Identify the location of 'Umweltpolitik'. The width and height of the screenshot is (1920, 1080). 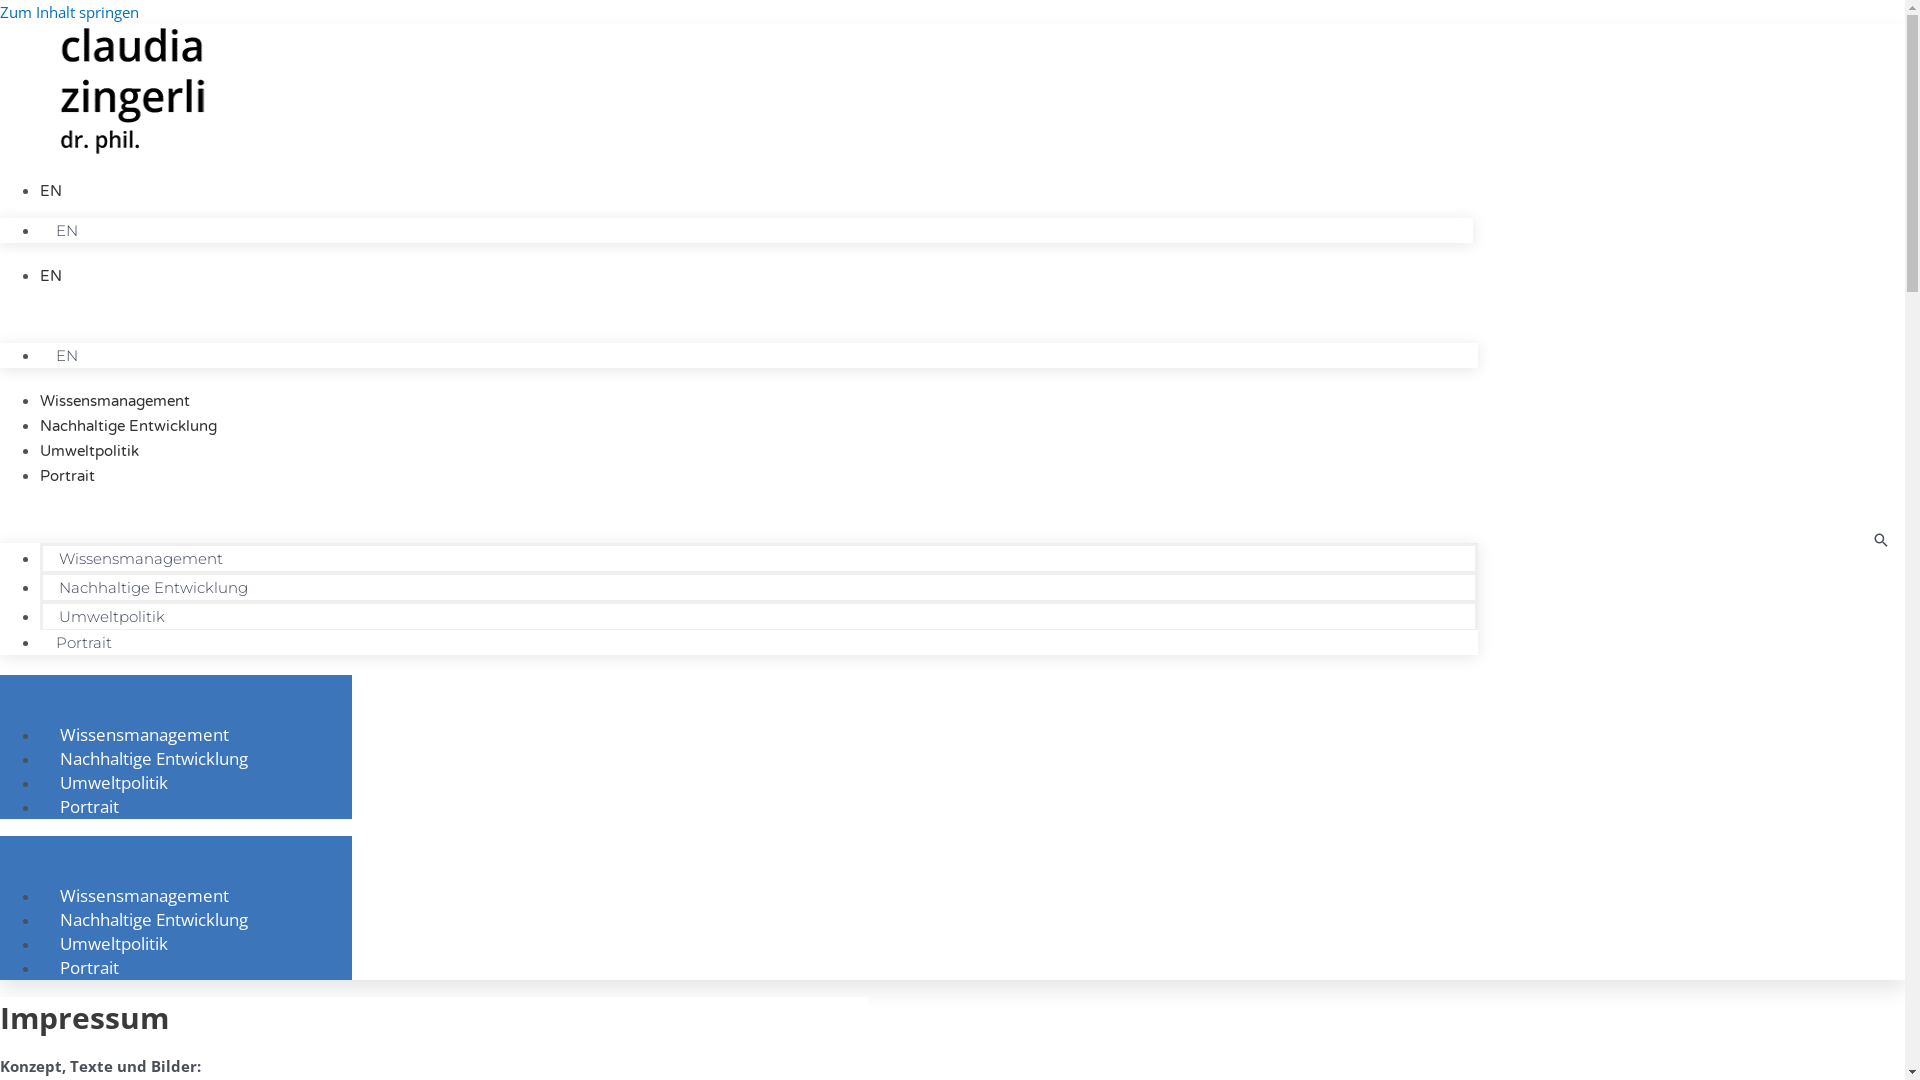
(113, 942).